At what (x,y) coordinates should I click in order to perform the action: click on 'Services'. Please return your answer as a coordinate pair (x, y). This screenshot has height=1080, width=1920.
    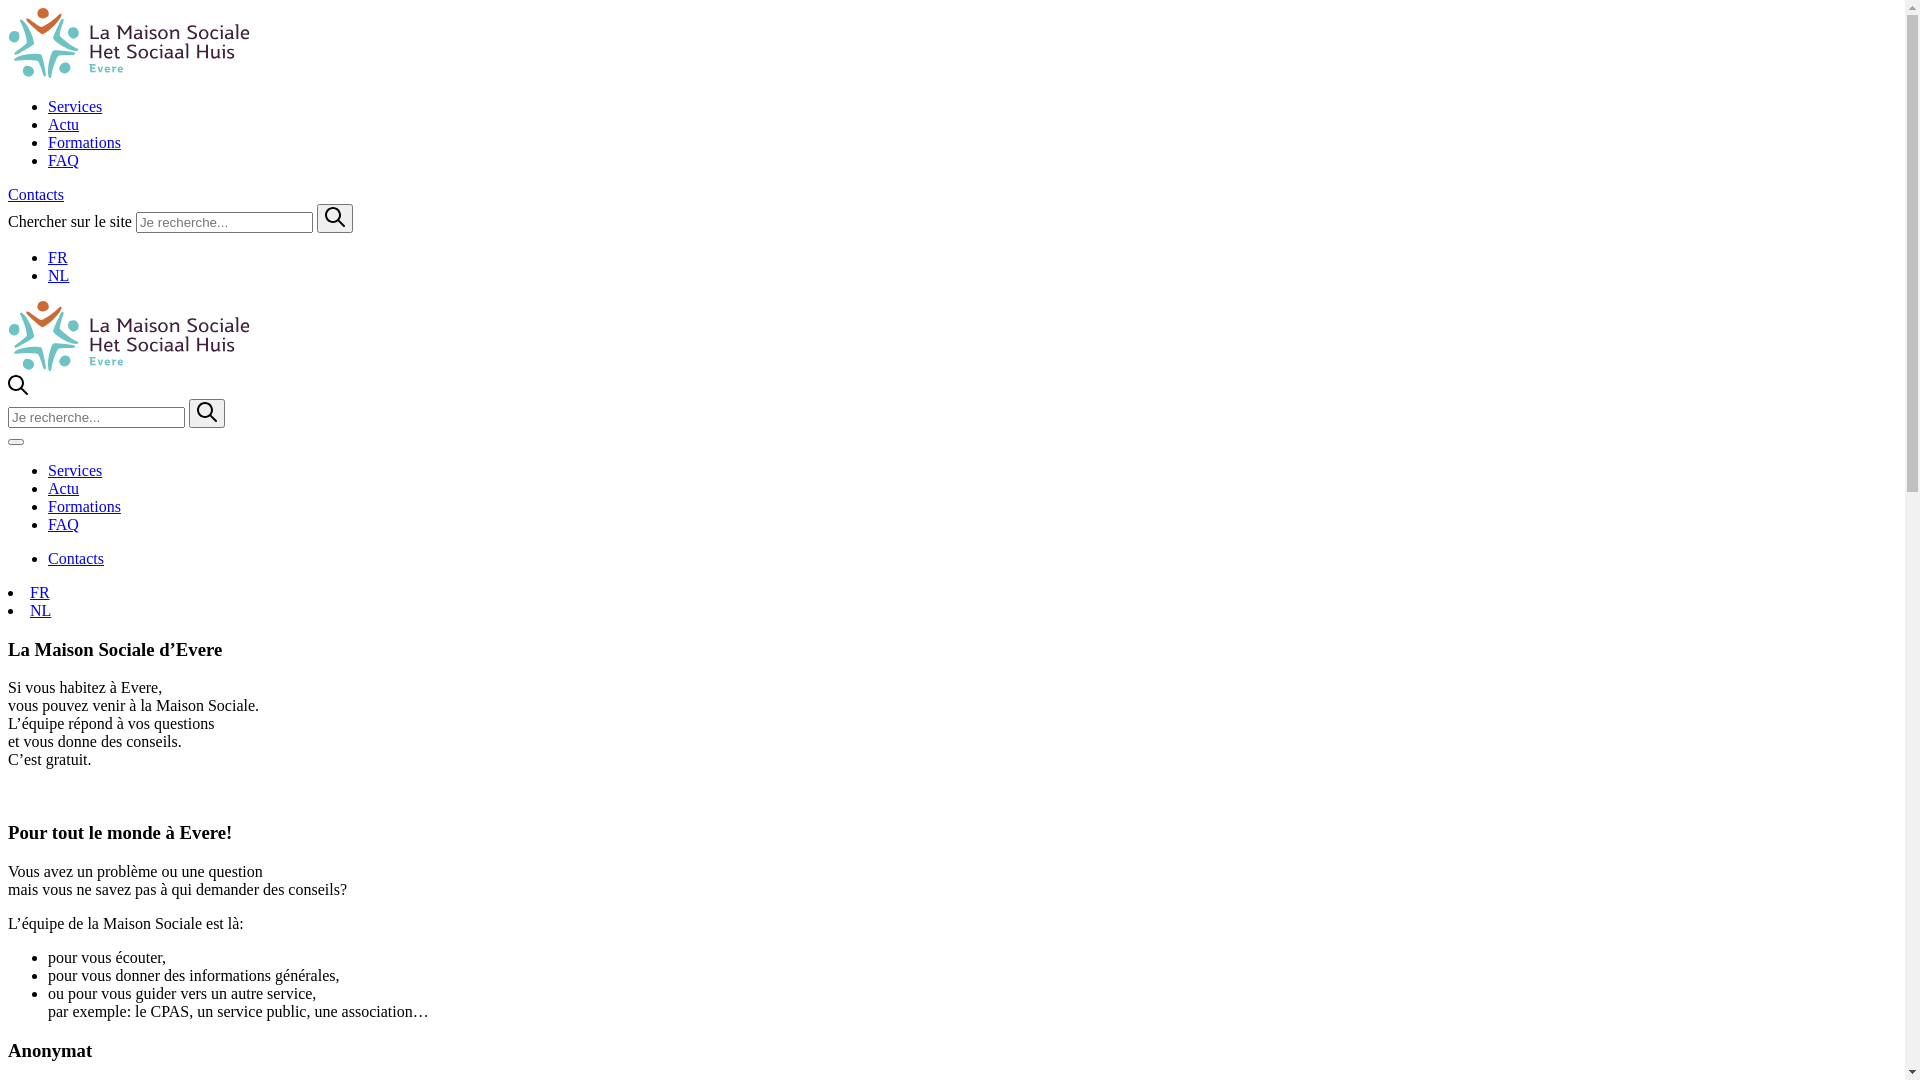
    Looking at the image, I should click on (75, 470).